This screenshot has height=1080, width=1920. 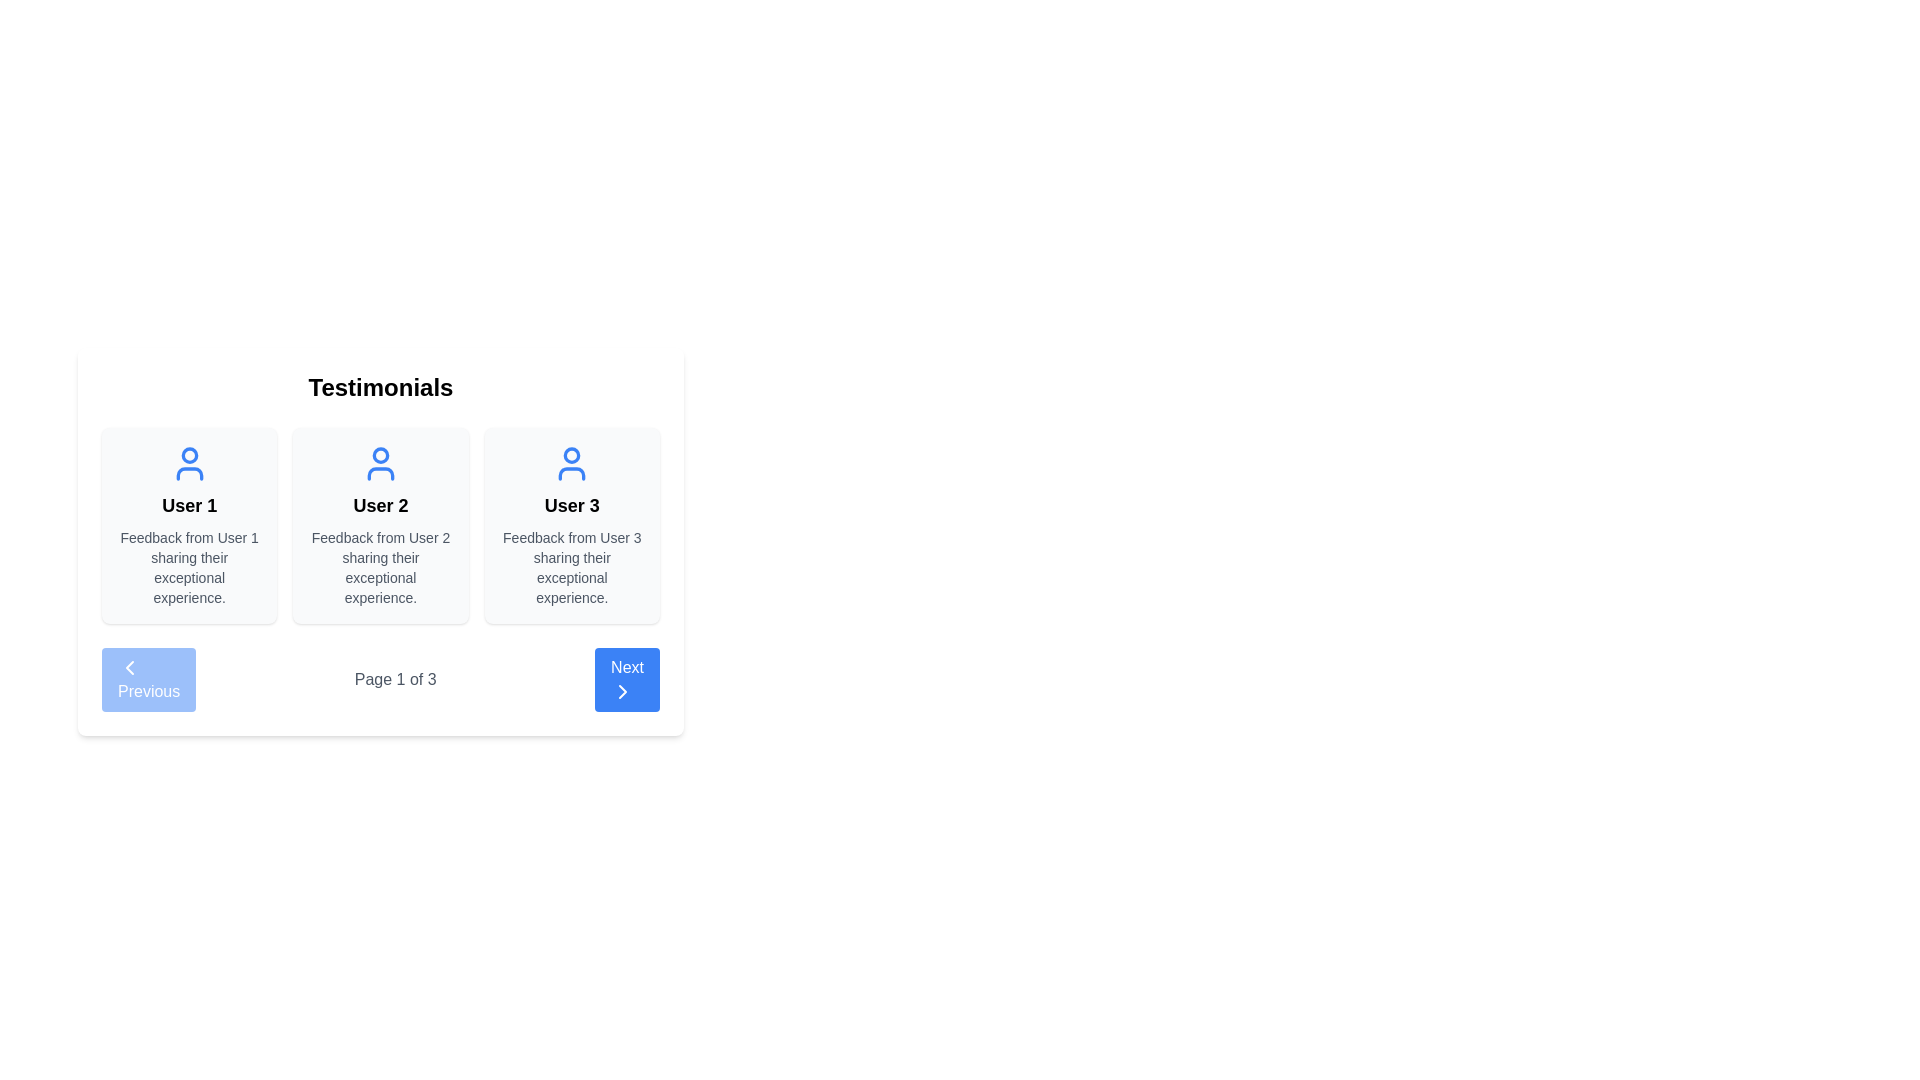 I want to click on the text label displaying 'User 1' which is styled in bold, medium-large font and located in the top section of a testimonial card, so click(x=189, y=504).